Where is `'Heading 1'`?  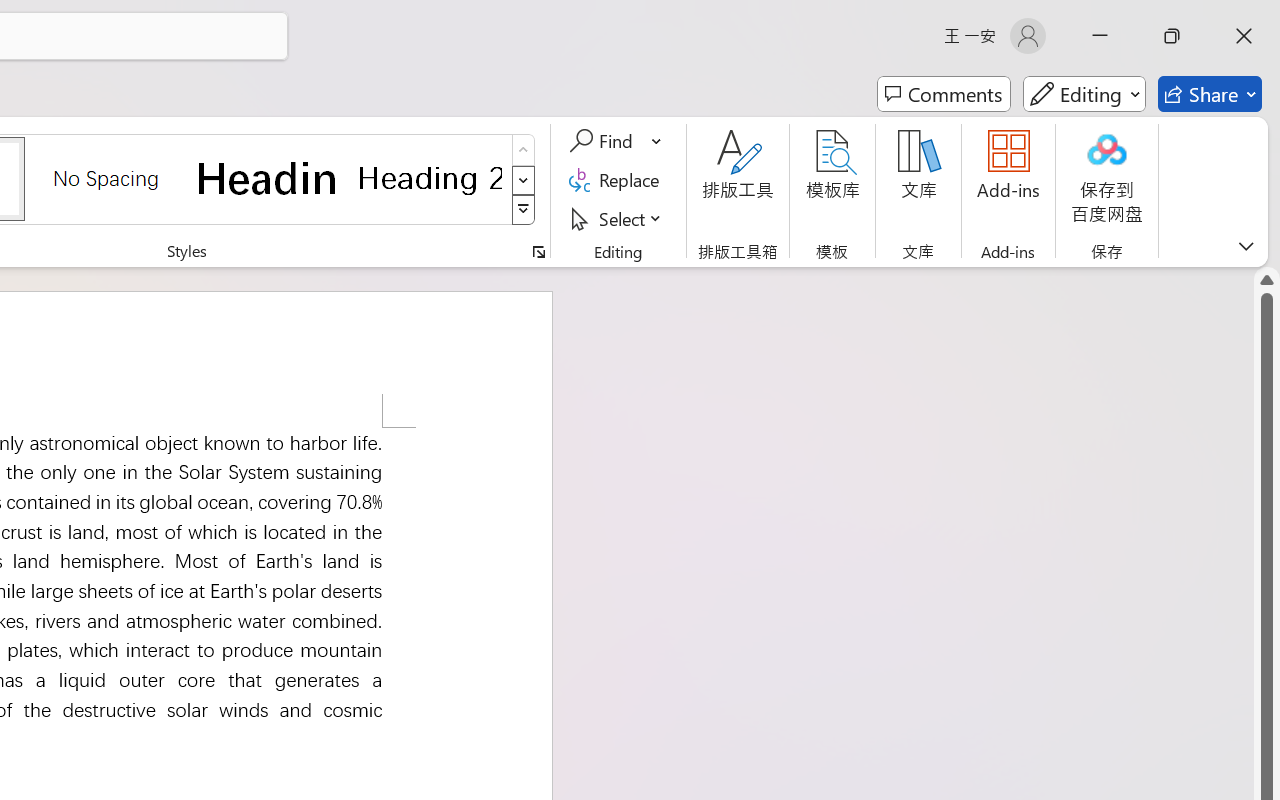
'Heading 1' is located at coordinates (267, 177).